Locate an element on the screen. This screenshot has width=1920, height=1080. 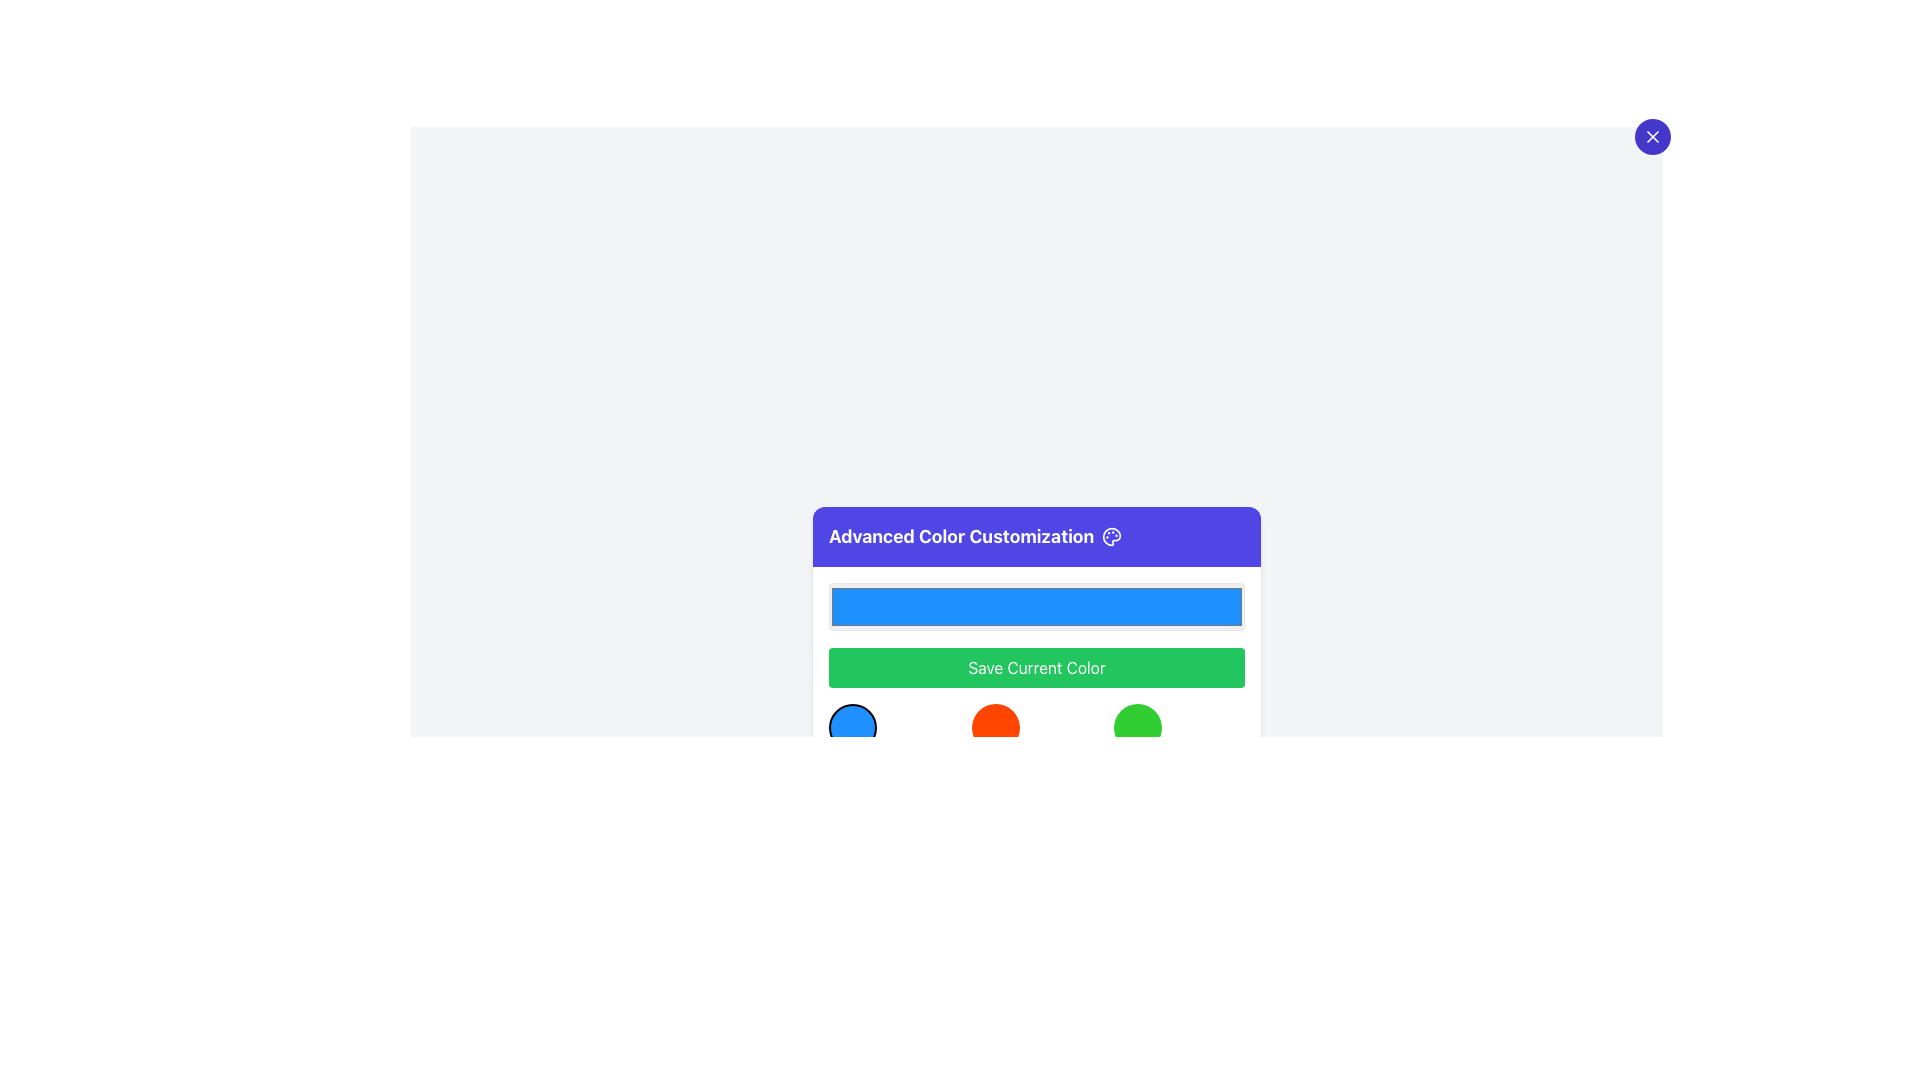
the cross icon located in the center of the purple circular button in the top-right corner is located at coordinates (1652, 136).